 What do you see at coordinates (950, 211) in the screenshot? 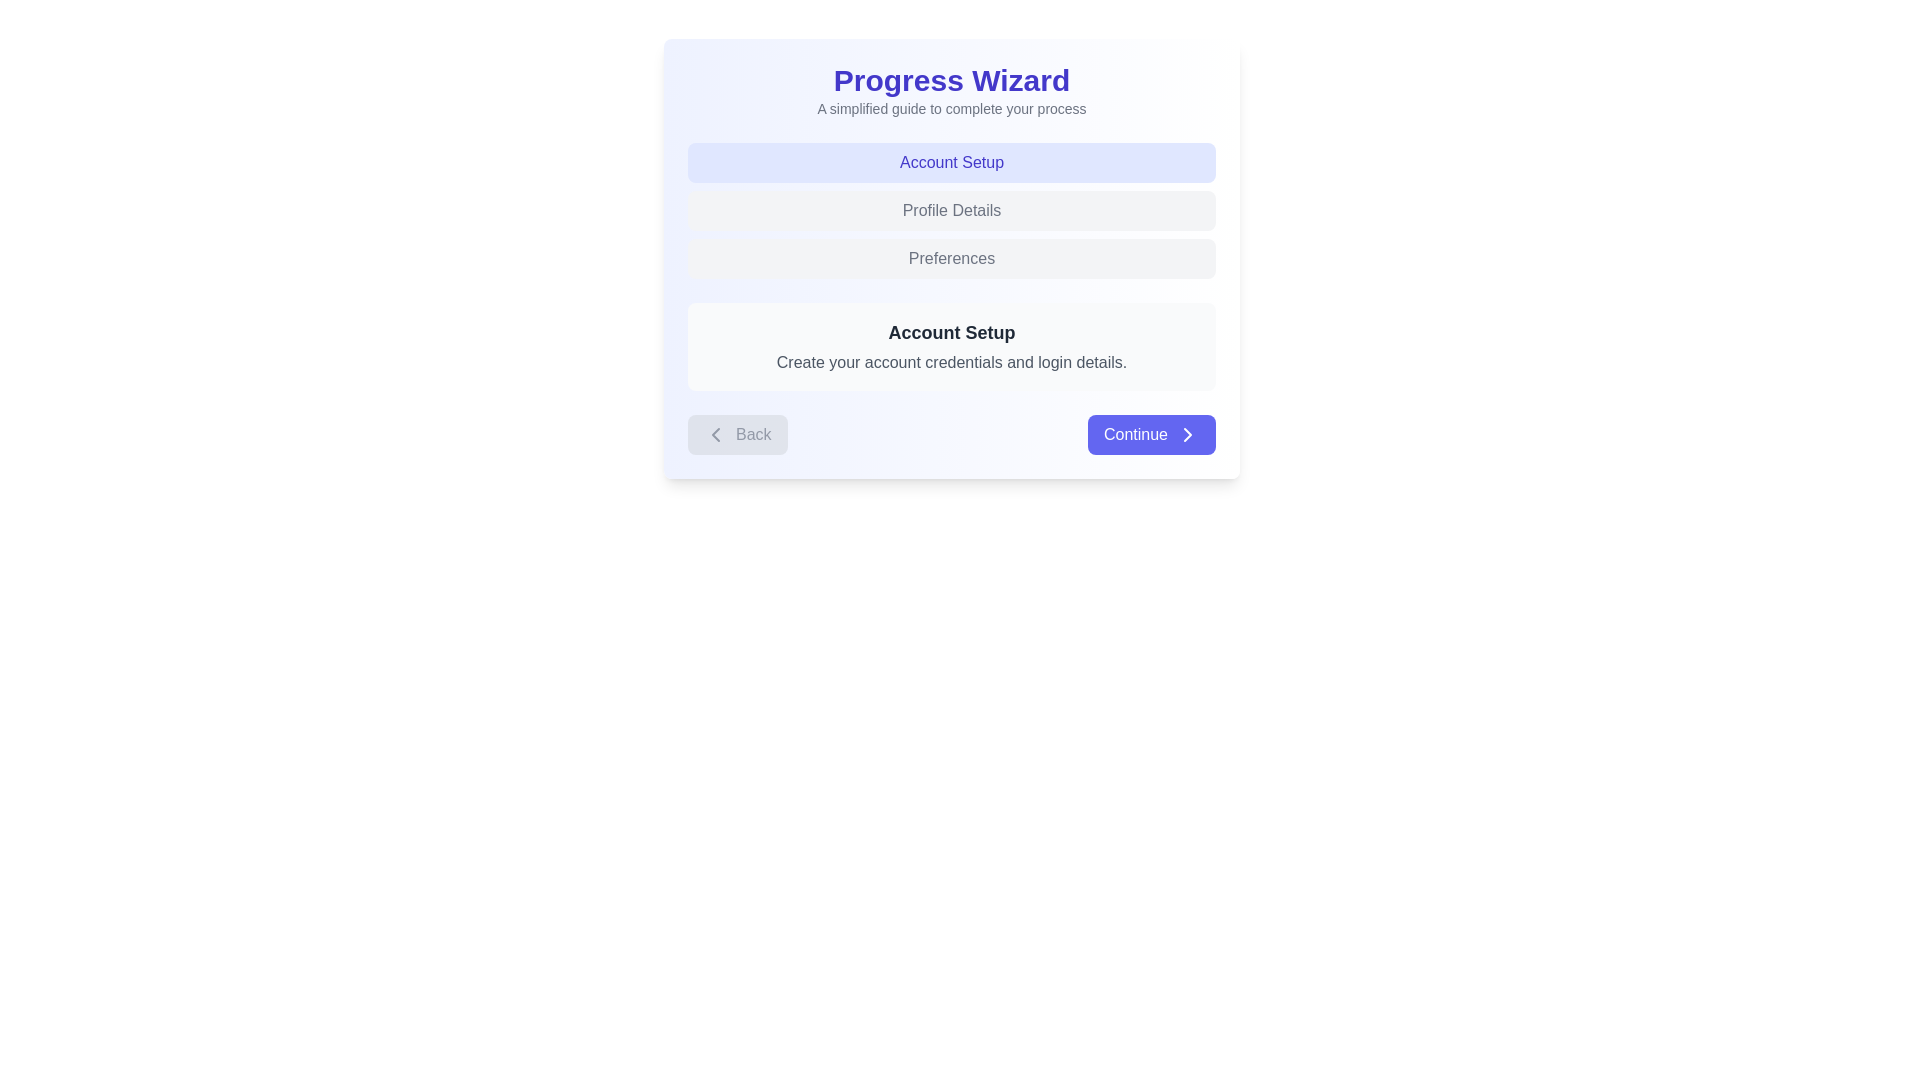
I see `the 'Profile Details' button, which is a rectangular text button with a light gray background and medium gray text, located within the 'Progress Wizard' panel` at bounding box center [950, 211].